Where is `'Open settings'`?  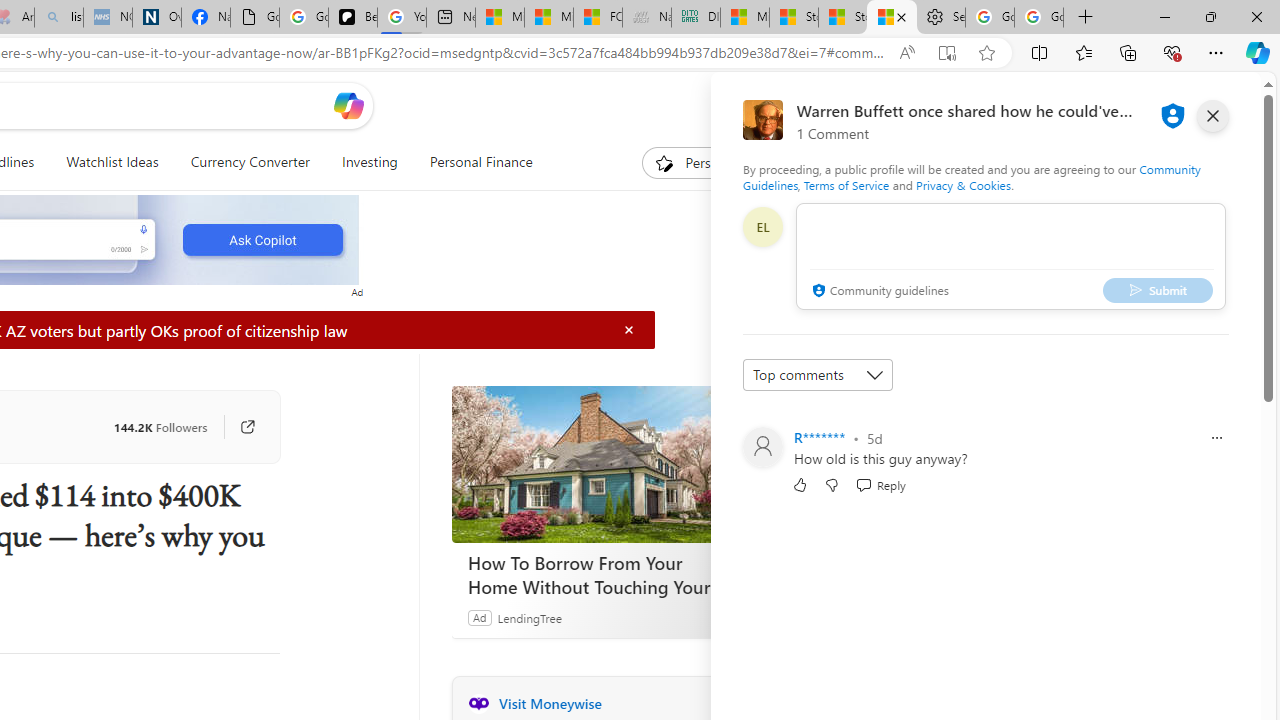 'Open settings' is located at coordinates (1215, 105).